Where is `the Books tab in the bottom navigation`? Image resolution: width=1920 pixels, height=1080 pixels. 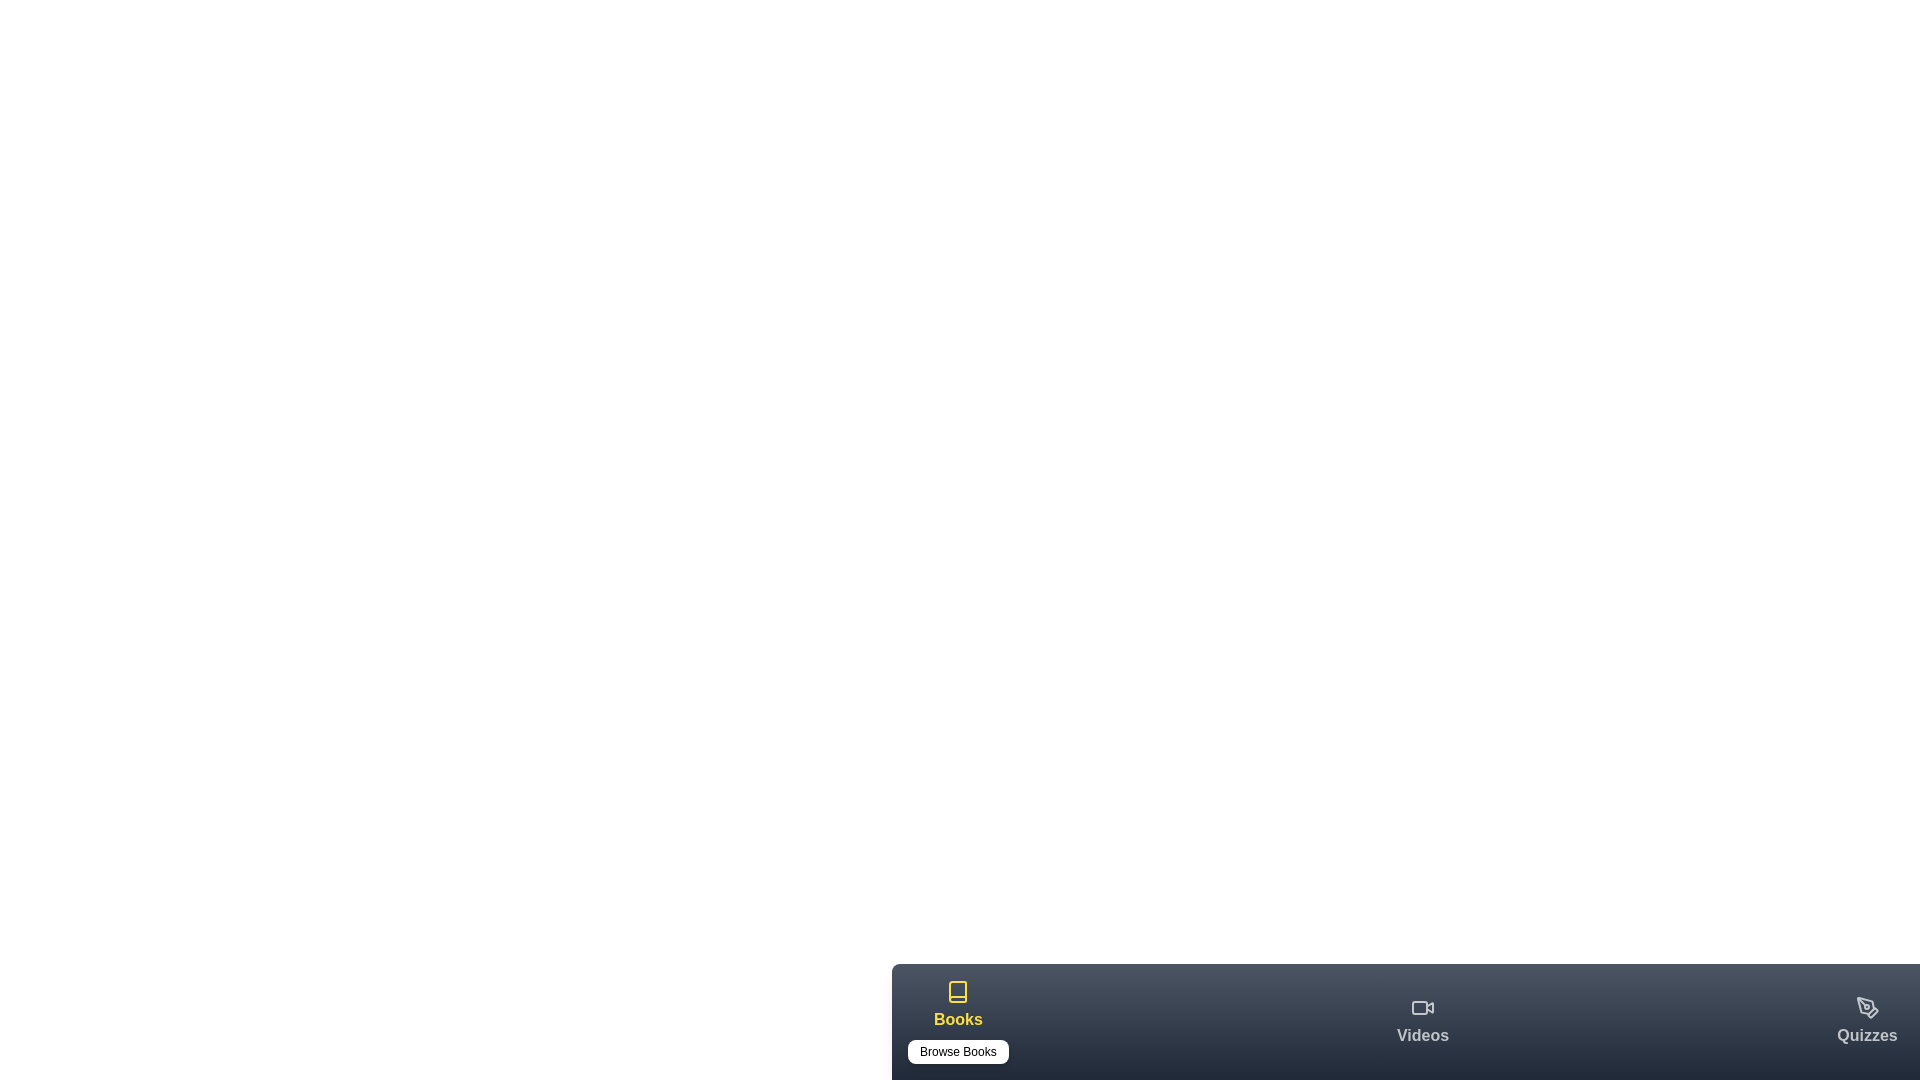
the Books tab in the bottom navigation is located at coordinates (957, 1022).